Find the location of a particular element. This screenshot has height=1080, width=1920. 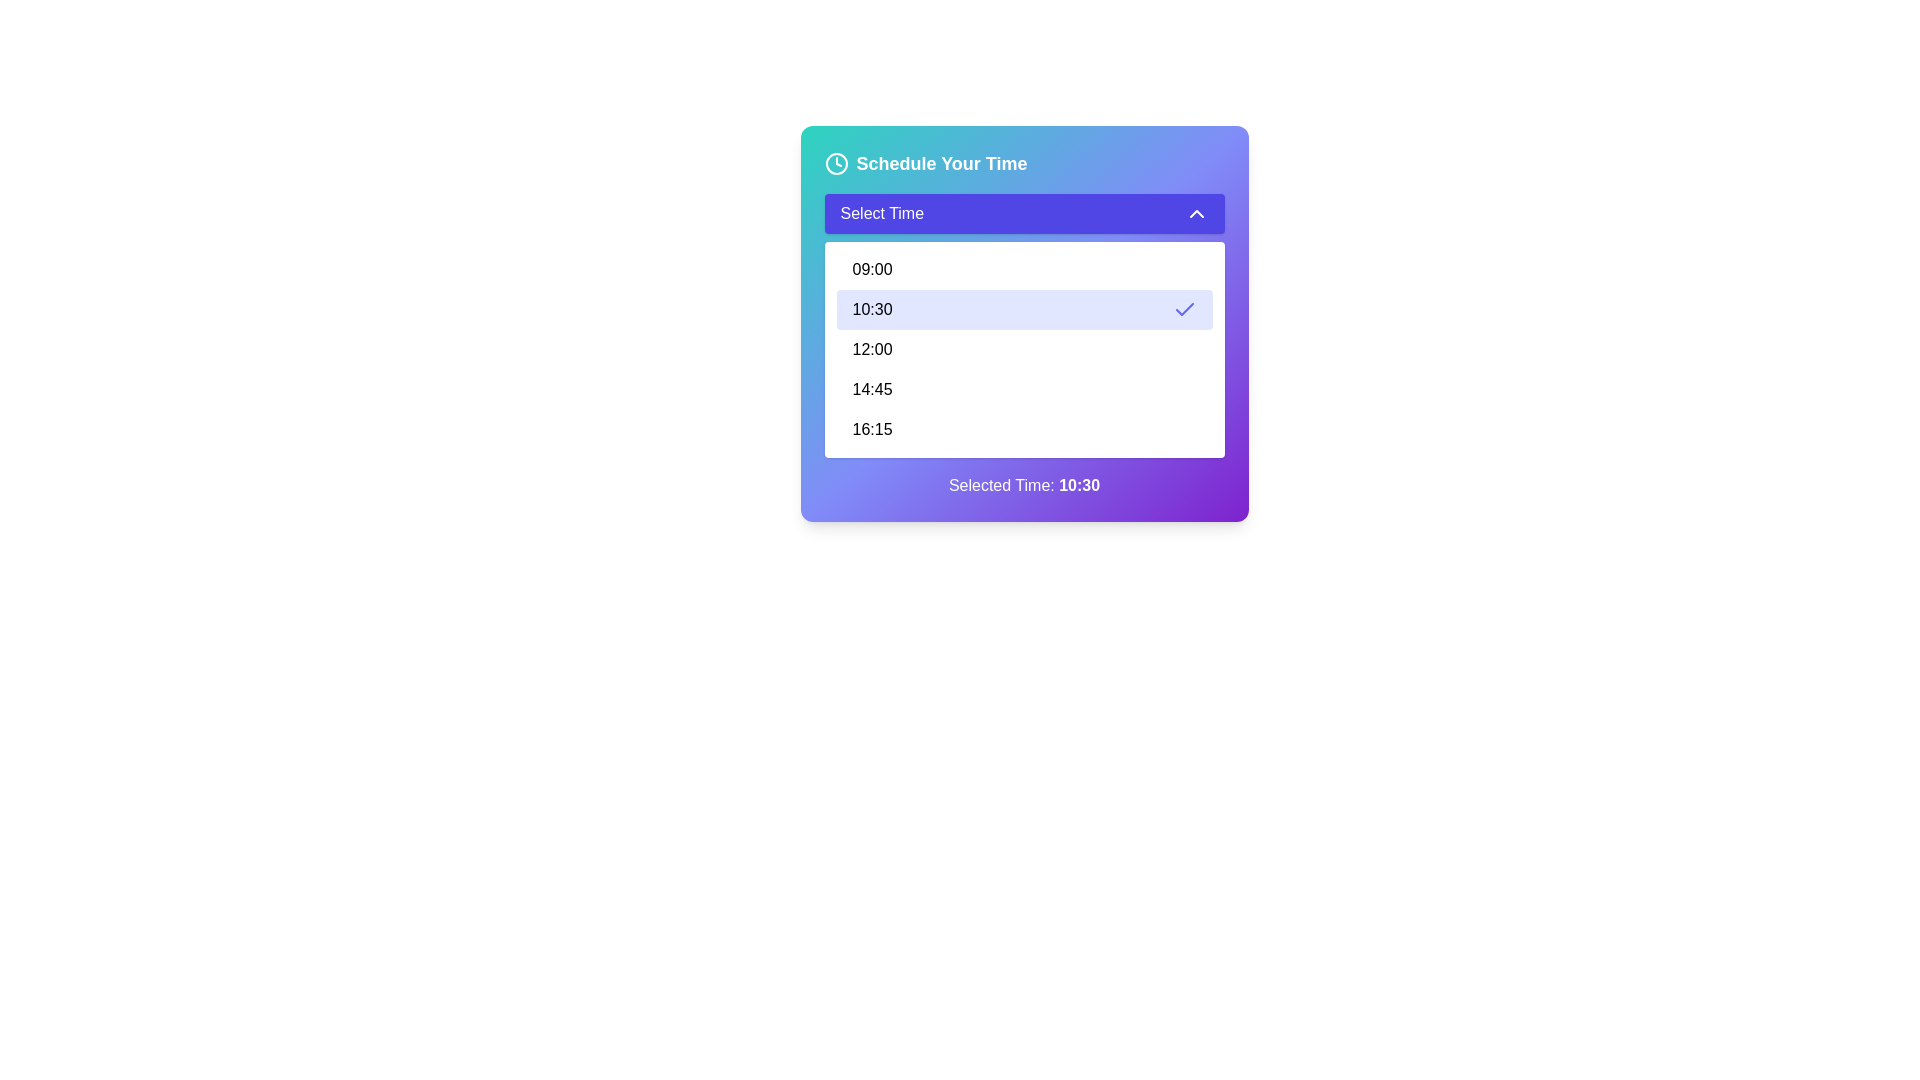

the chevron-up icon located at the top-right corner of the 'Select Time' button is located at coordinates (1196, 213).